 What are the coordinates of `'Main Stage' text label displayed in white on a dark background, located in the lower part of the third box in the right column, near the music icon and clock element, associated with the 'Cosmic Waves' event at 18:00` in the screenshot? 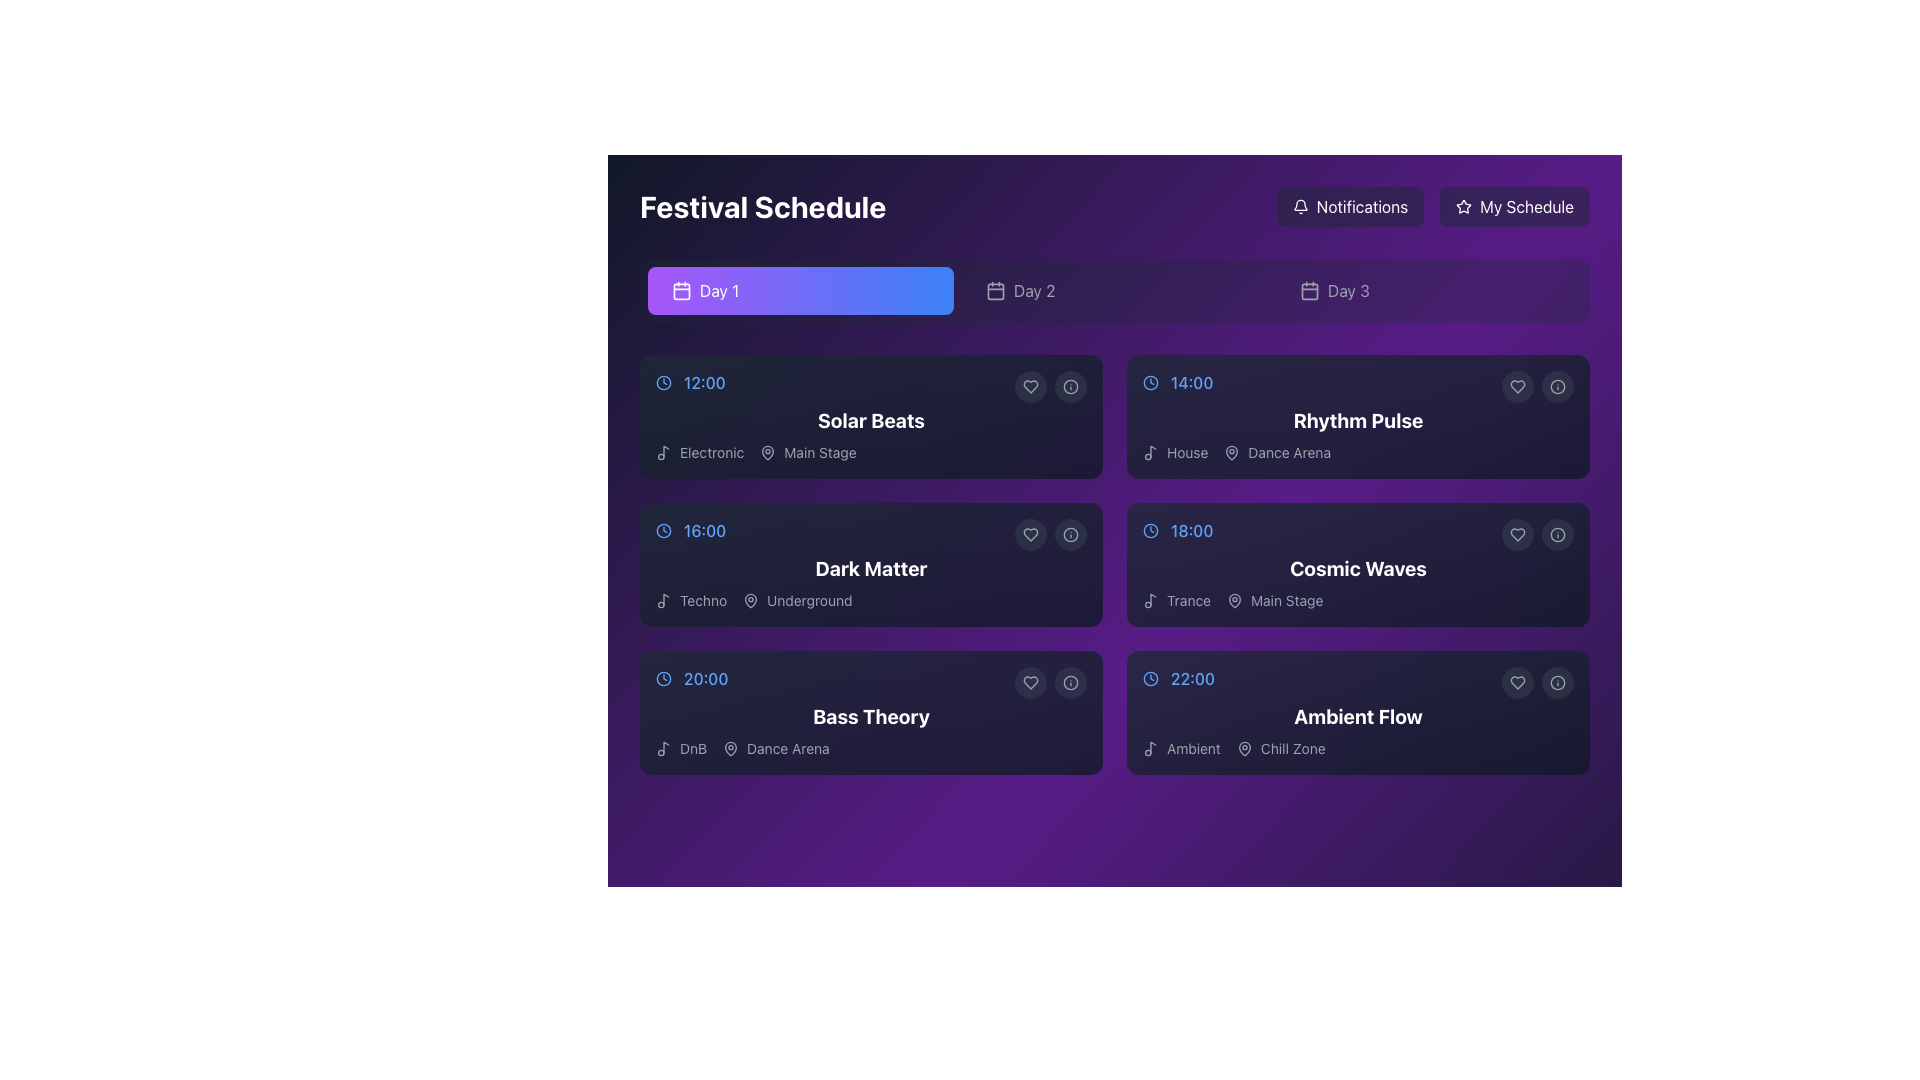 It's located at (1287, 600).